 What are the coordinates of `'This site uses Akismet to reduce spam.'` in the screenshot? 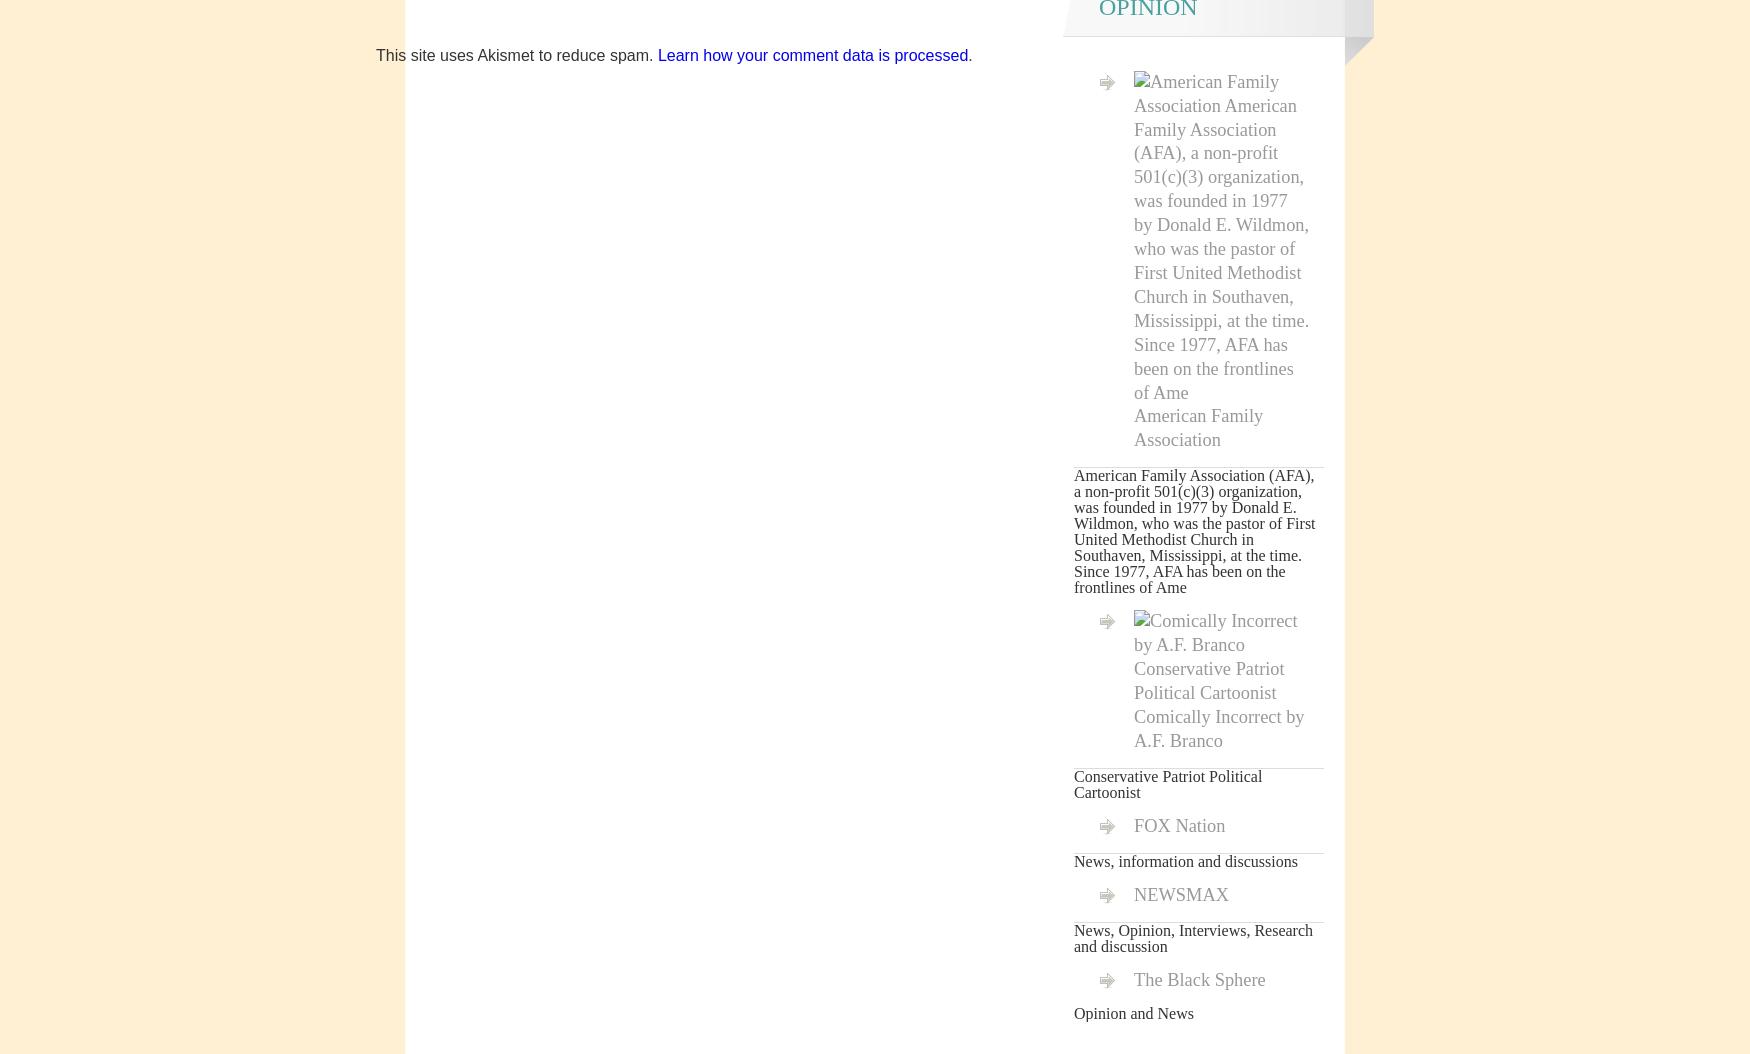 It's located at (515, 54).